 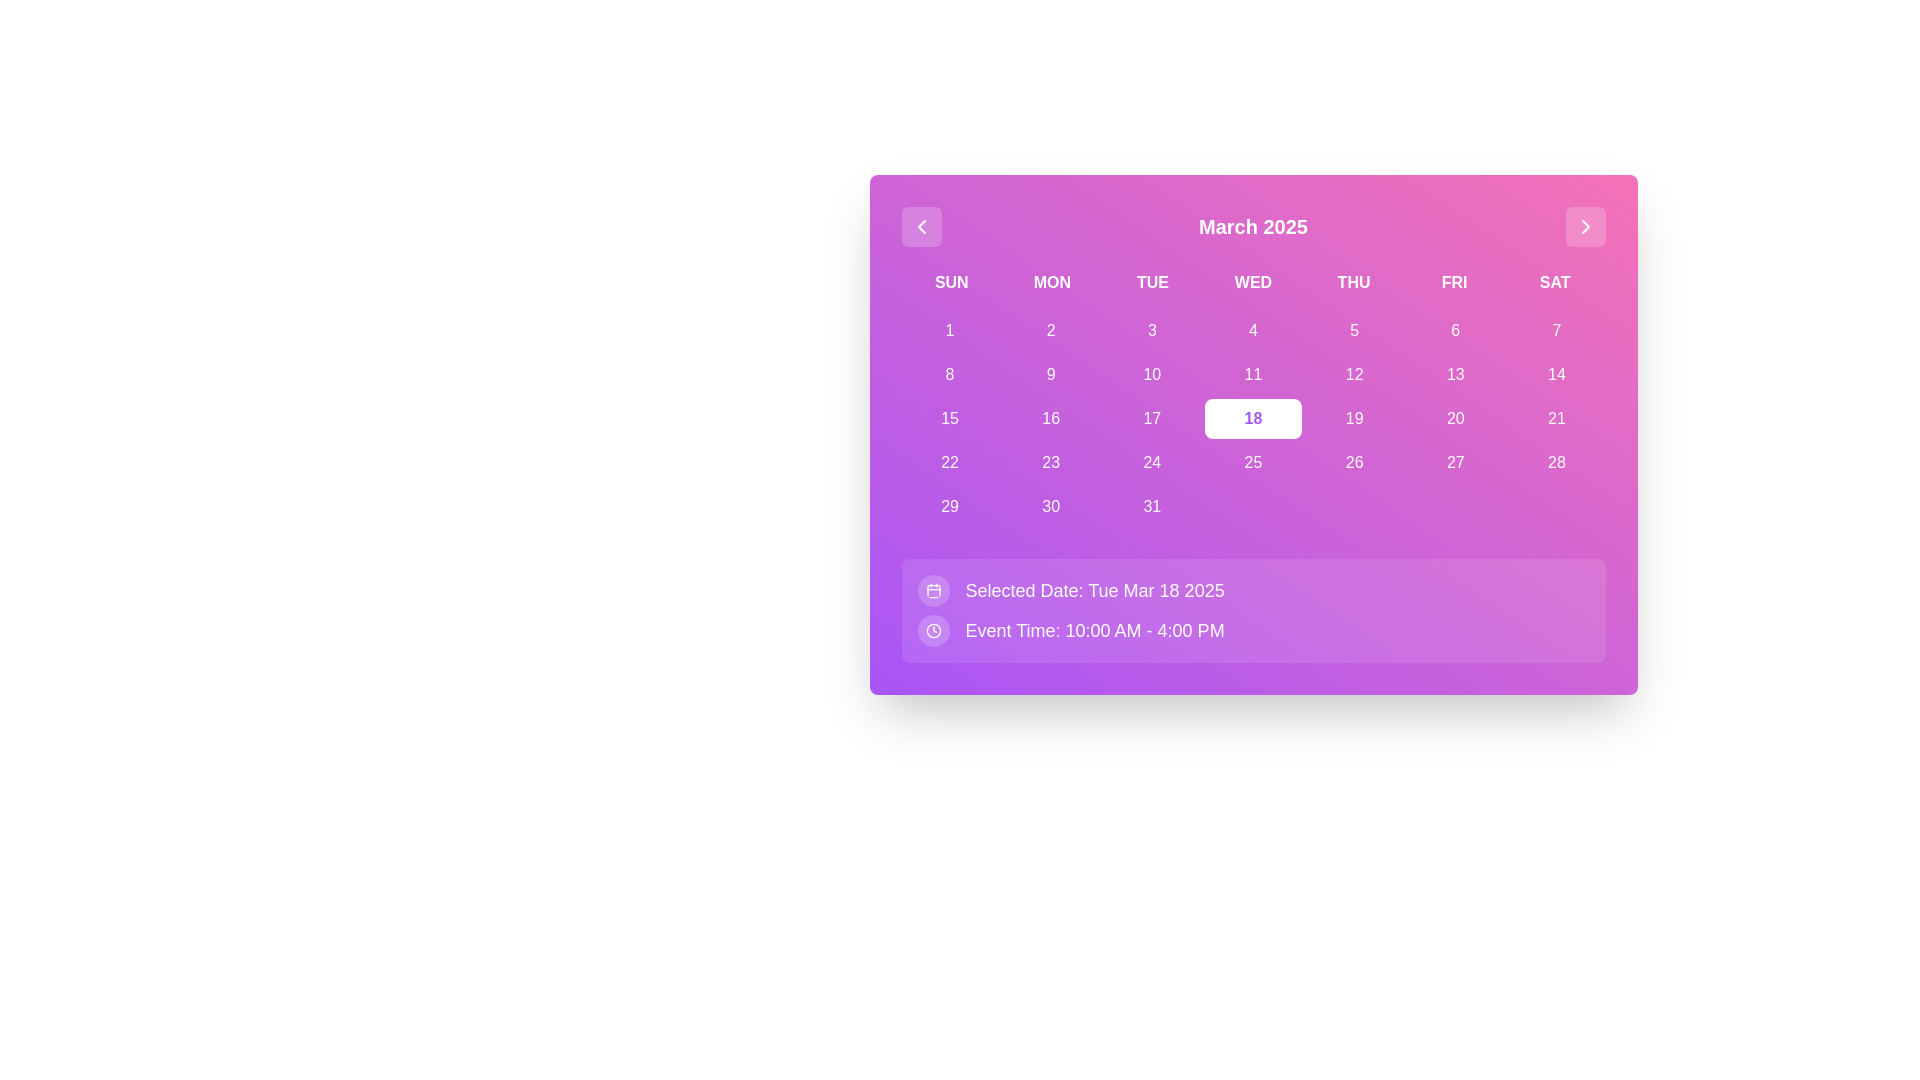 What do you see at coordinates (1152, 330) in the screenshot?
I see `the button representing the date '3'` at bounding box center [1152, 330].